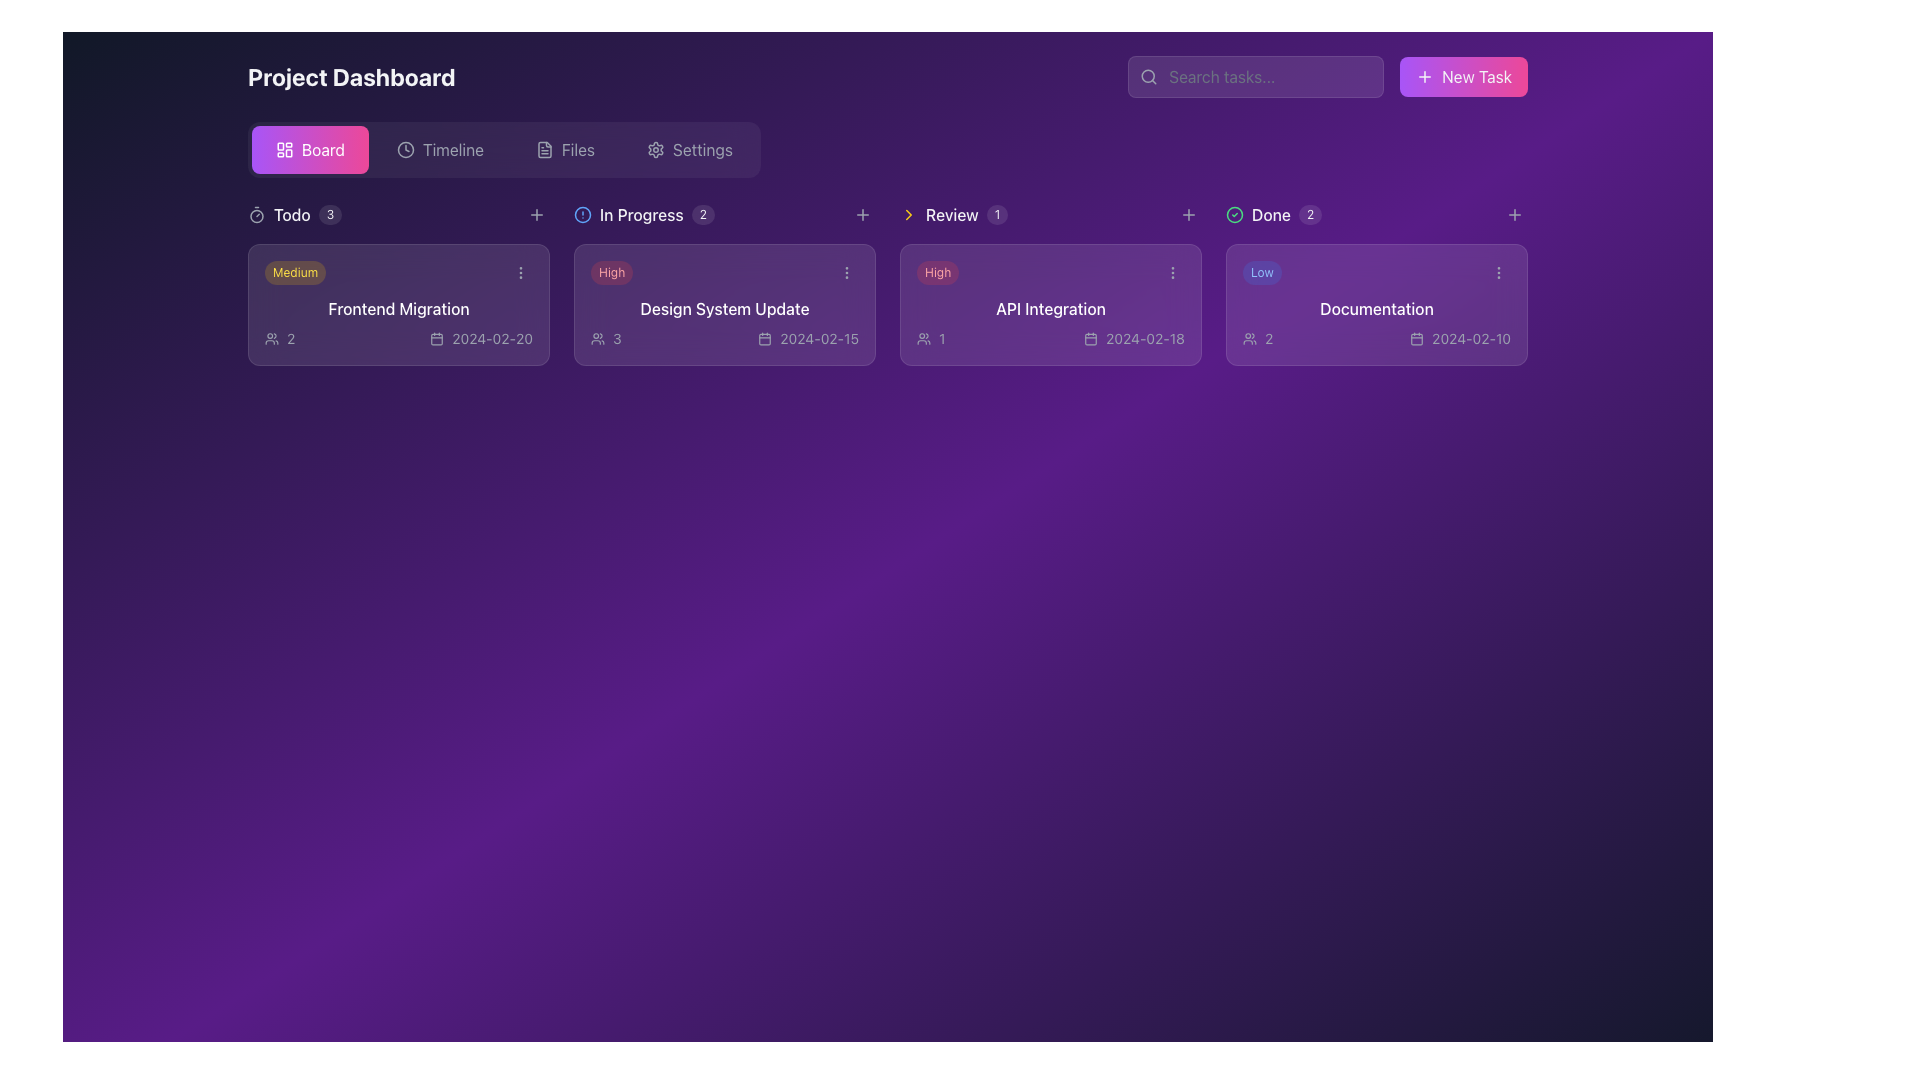 The height and width of the screenshot is (1080, 1920). What do you see at coordinates (863, 215) in the screenshot?
I see `the small circular '+' button located to the right of the 'In Progress' section header` at bounding box center [863, 215].